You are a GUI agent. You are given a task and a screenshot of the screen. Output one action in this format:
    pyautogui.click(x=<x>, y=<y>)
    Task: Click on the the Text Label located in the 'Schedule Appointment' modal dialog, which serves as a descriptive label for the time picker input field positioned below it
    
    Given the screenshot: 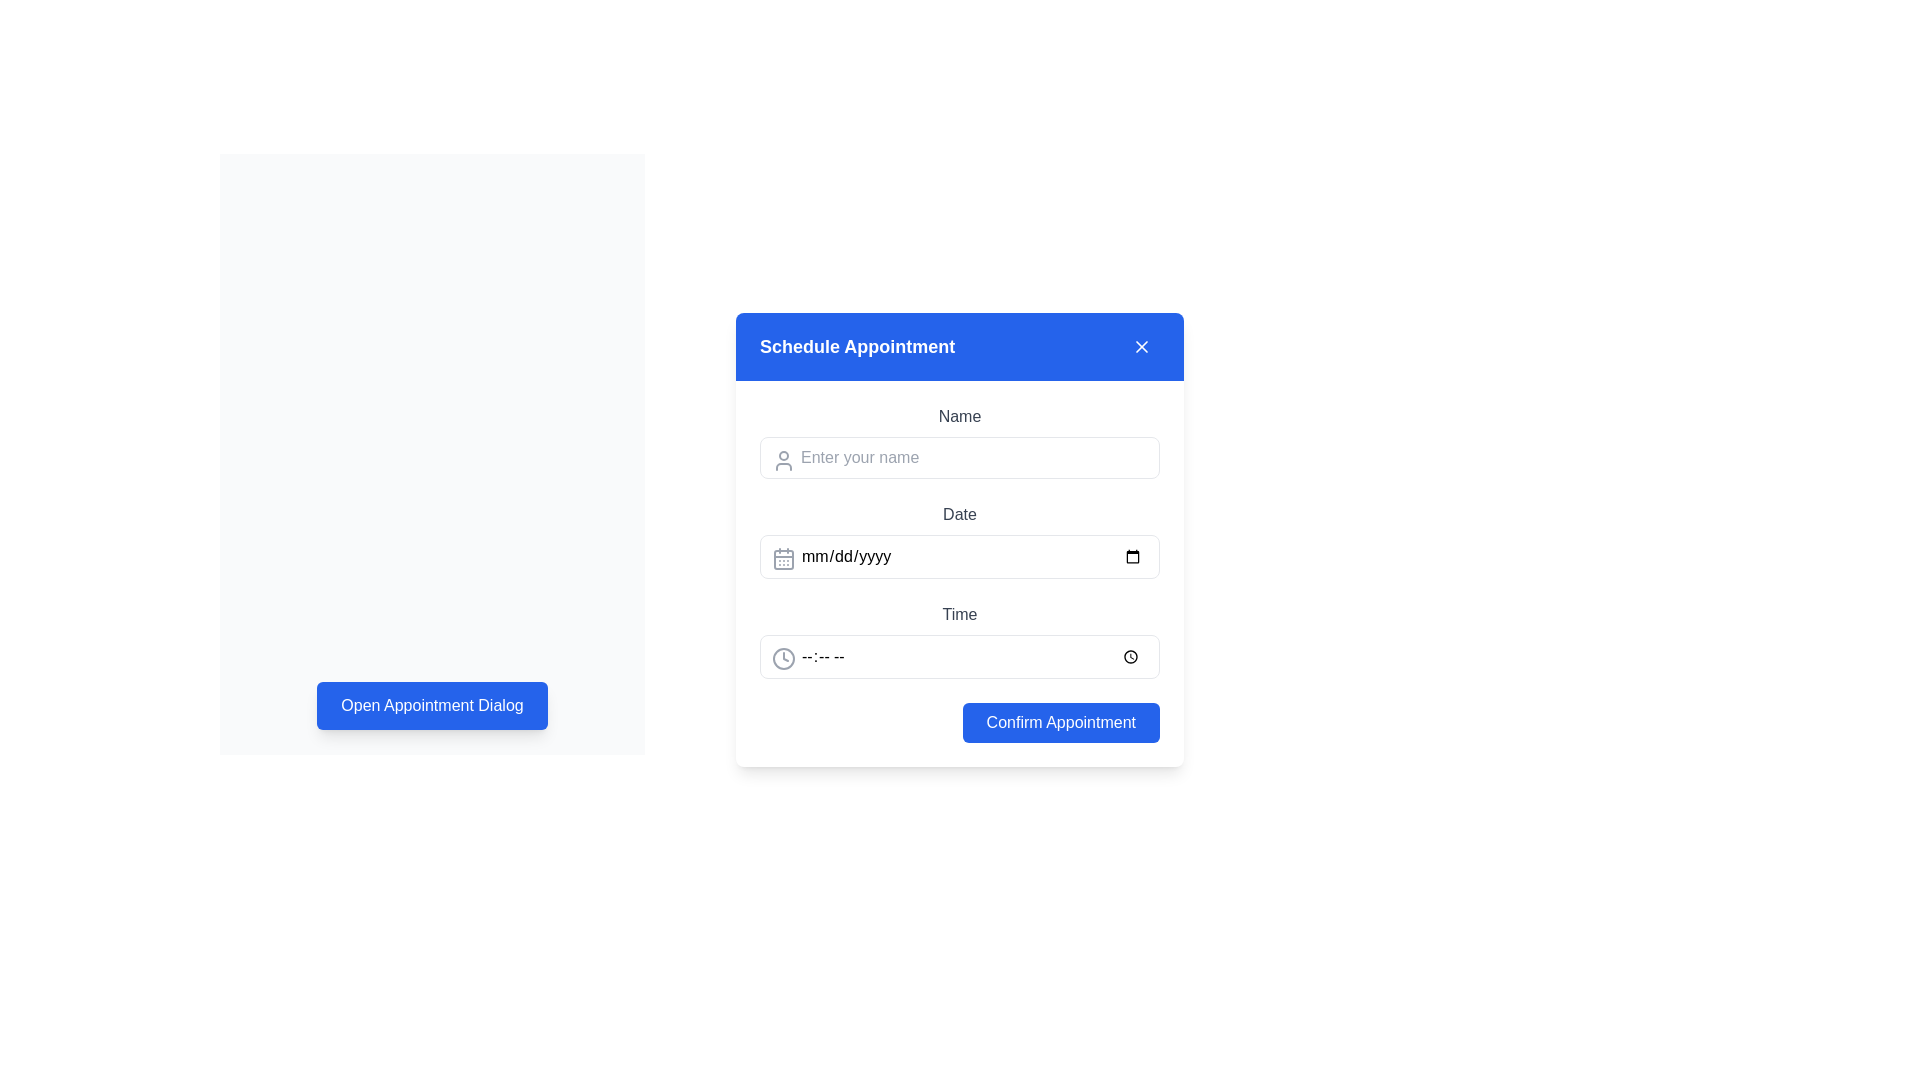 What is the action you would take?
    pyautogui.click(x=960, y=613)
    